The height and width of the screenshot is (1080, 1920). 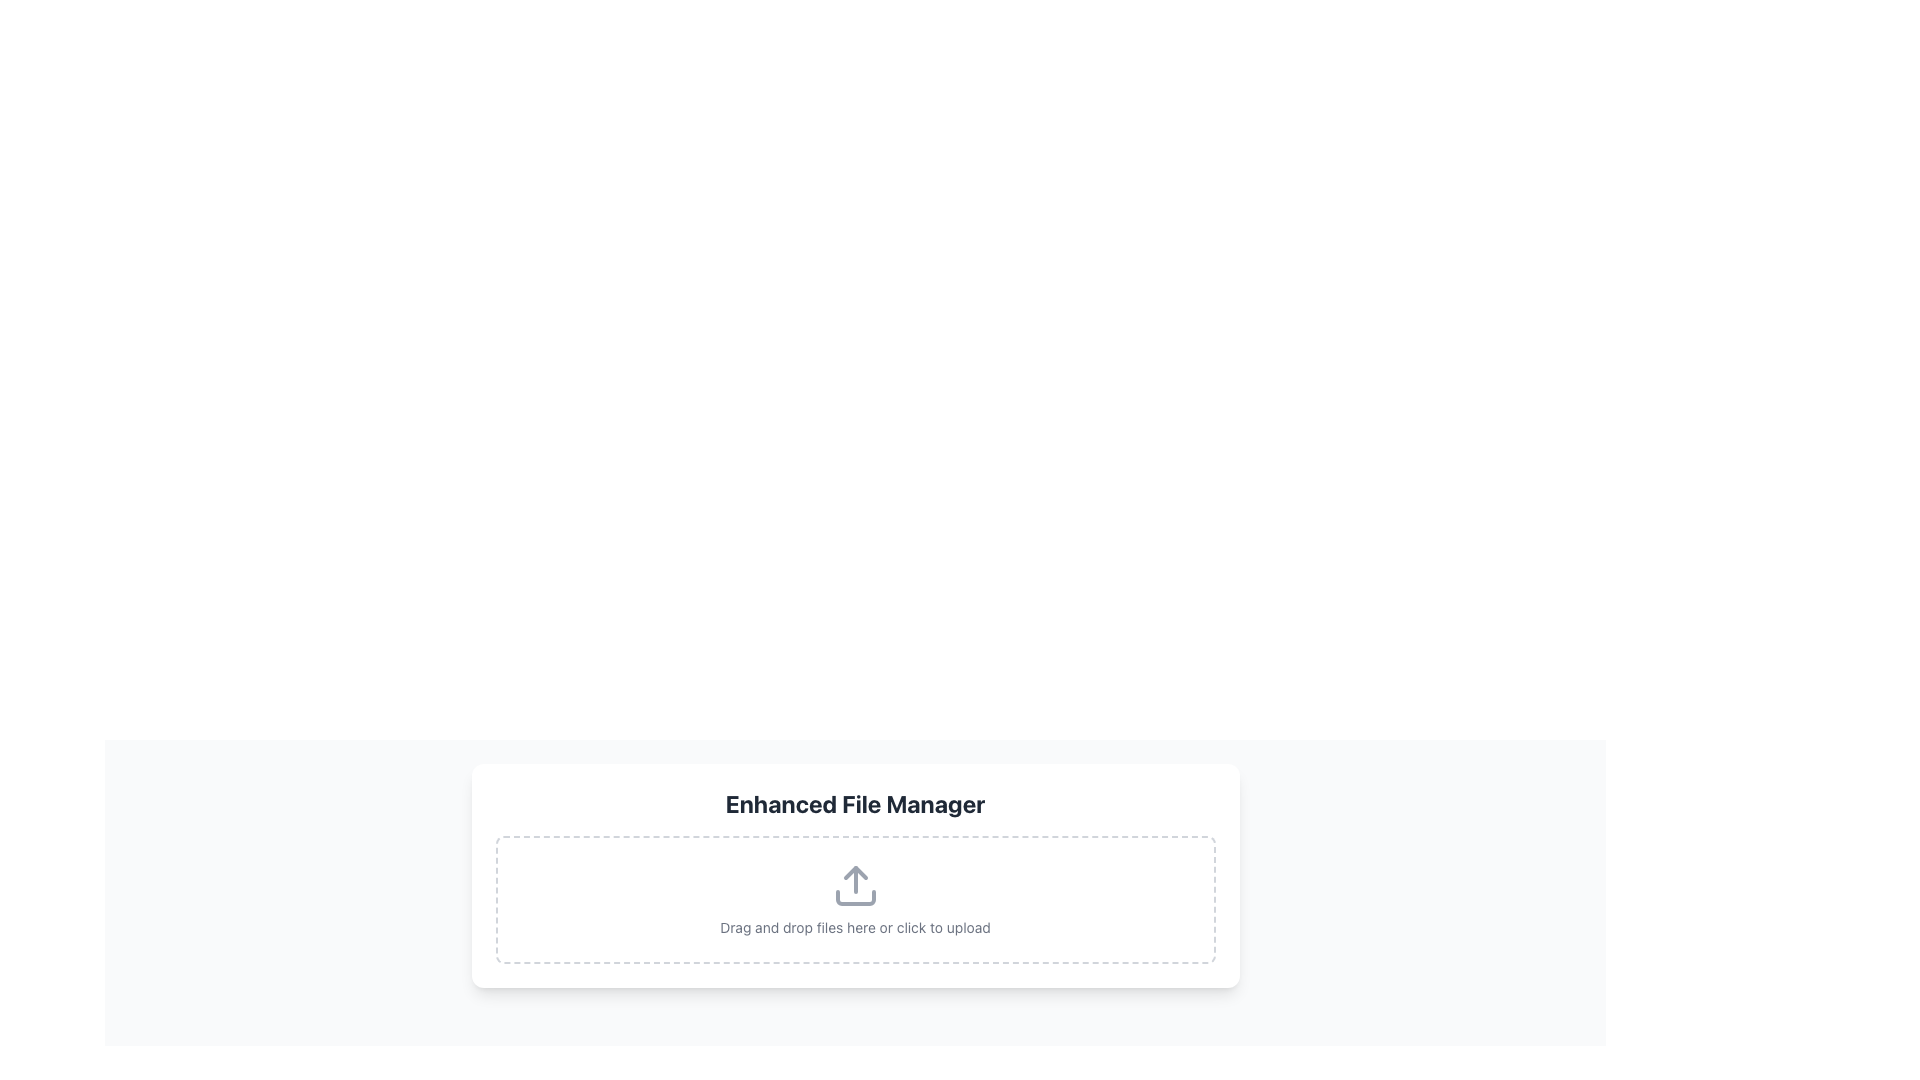 What do you see at coordinates (855, 874) in the screenshot?
I see `files into the central area of the File Upload Drop Zone, which has a bold header 'Enhanced File Manager' and dashed borders for file upload` at bounding box center [855, 874].